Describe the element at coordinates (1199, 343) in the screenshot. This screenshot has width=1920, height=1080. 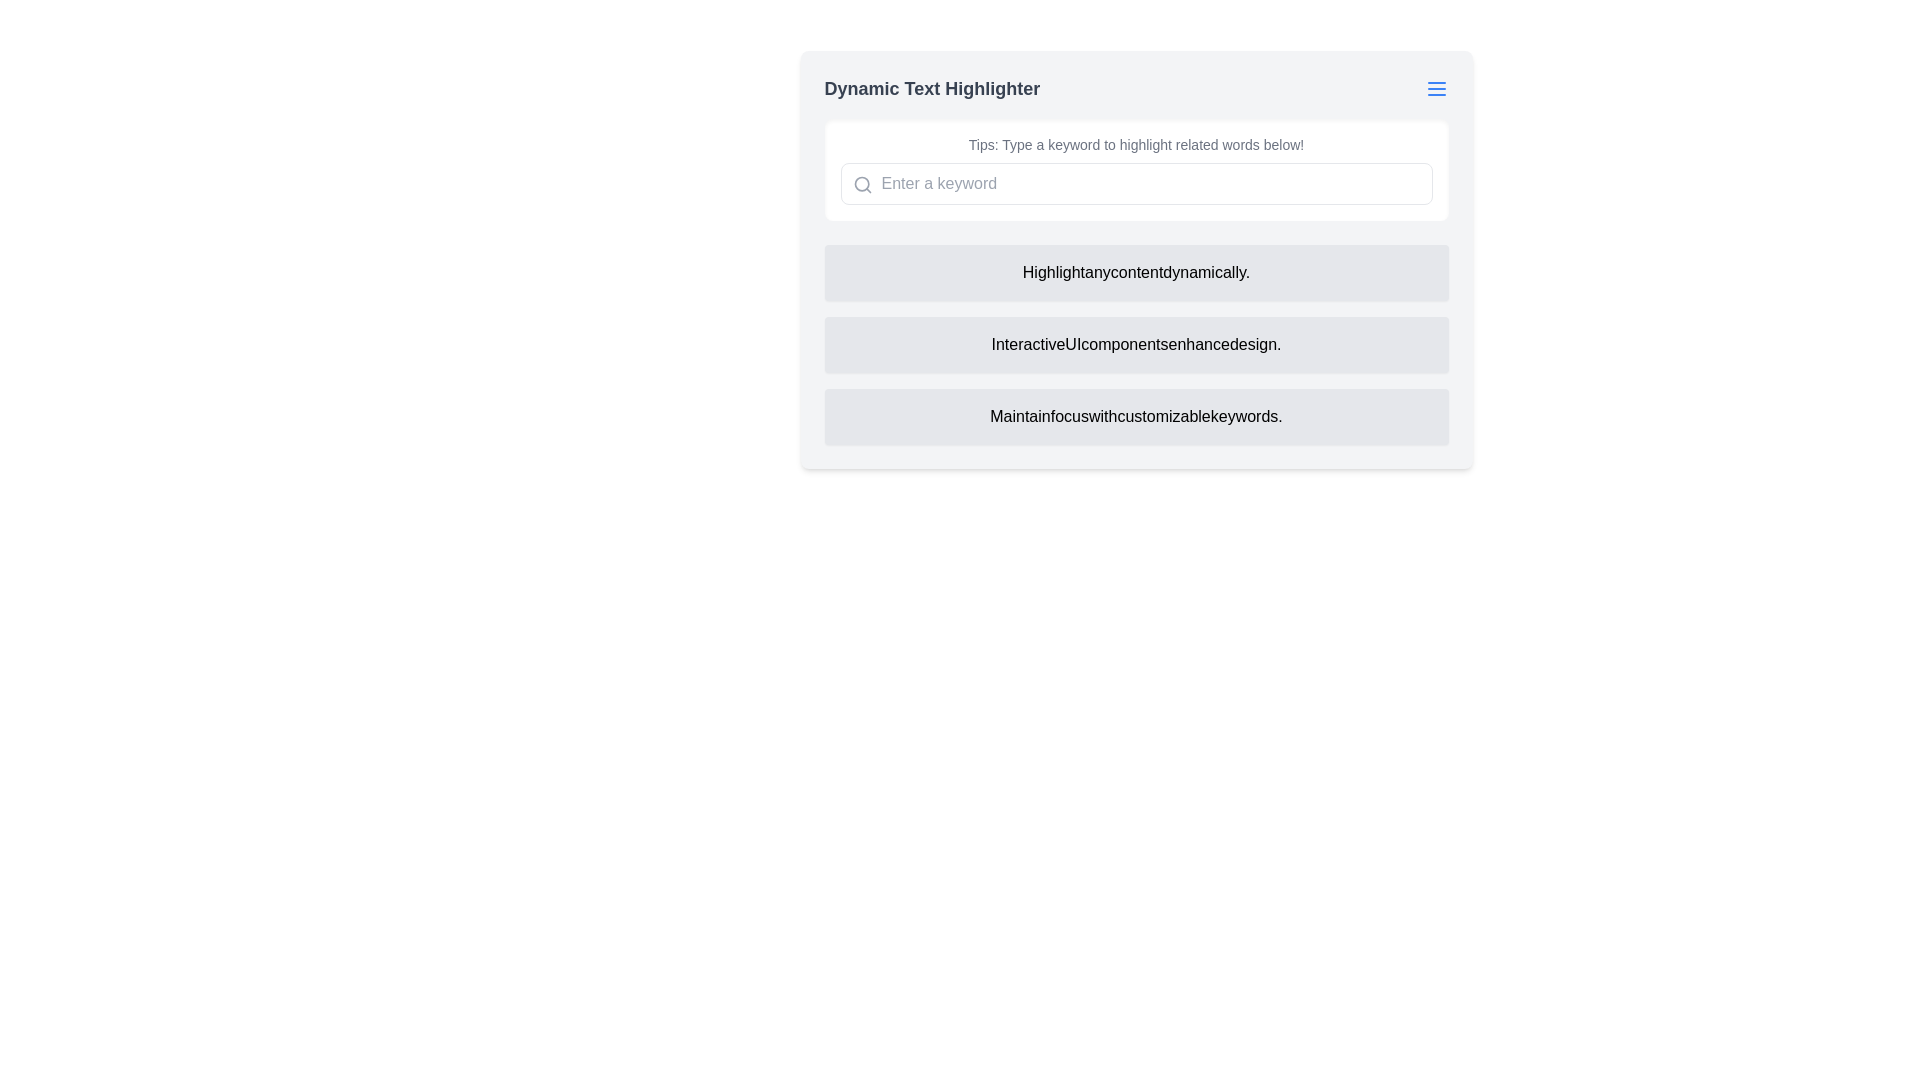
I see `the text element 'enhance' which is styled in a sans-serif font and is the fourth word in the sentence 'Interactive UI components enhance design.'` at that location.